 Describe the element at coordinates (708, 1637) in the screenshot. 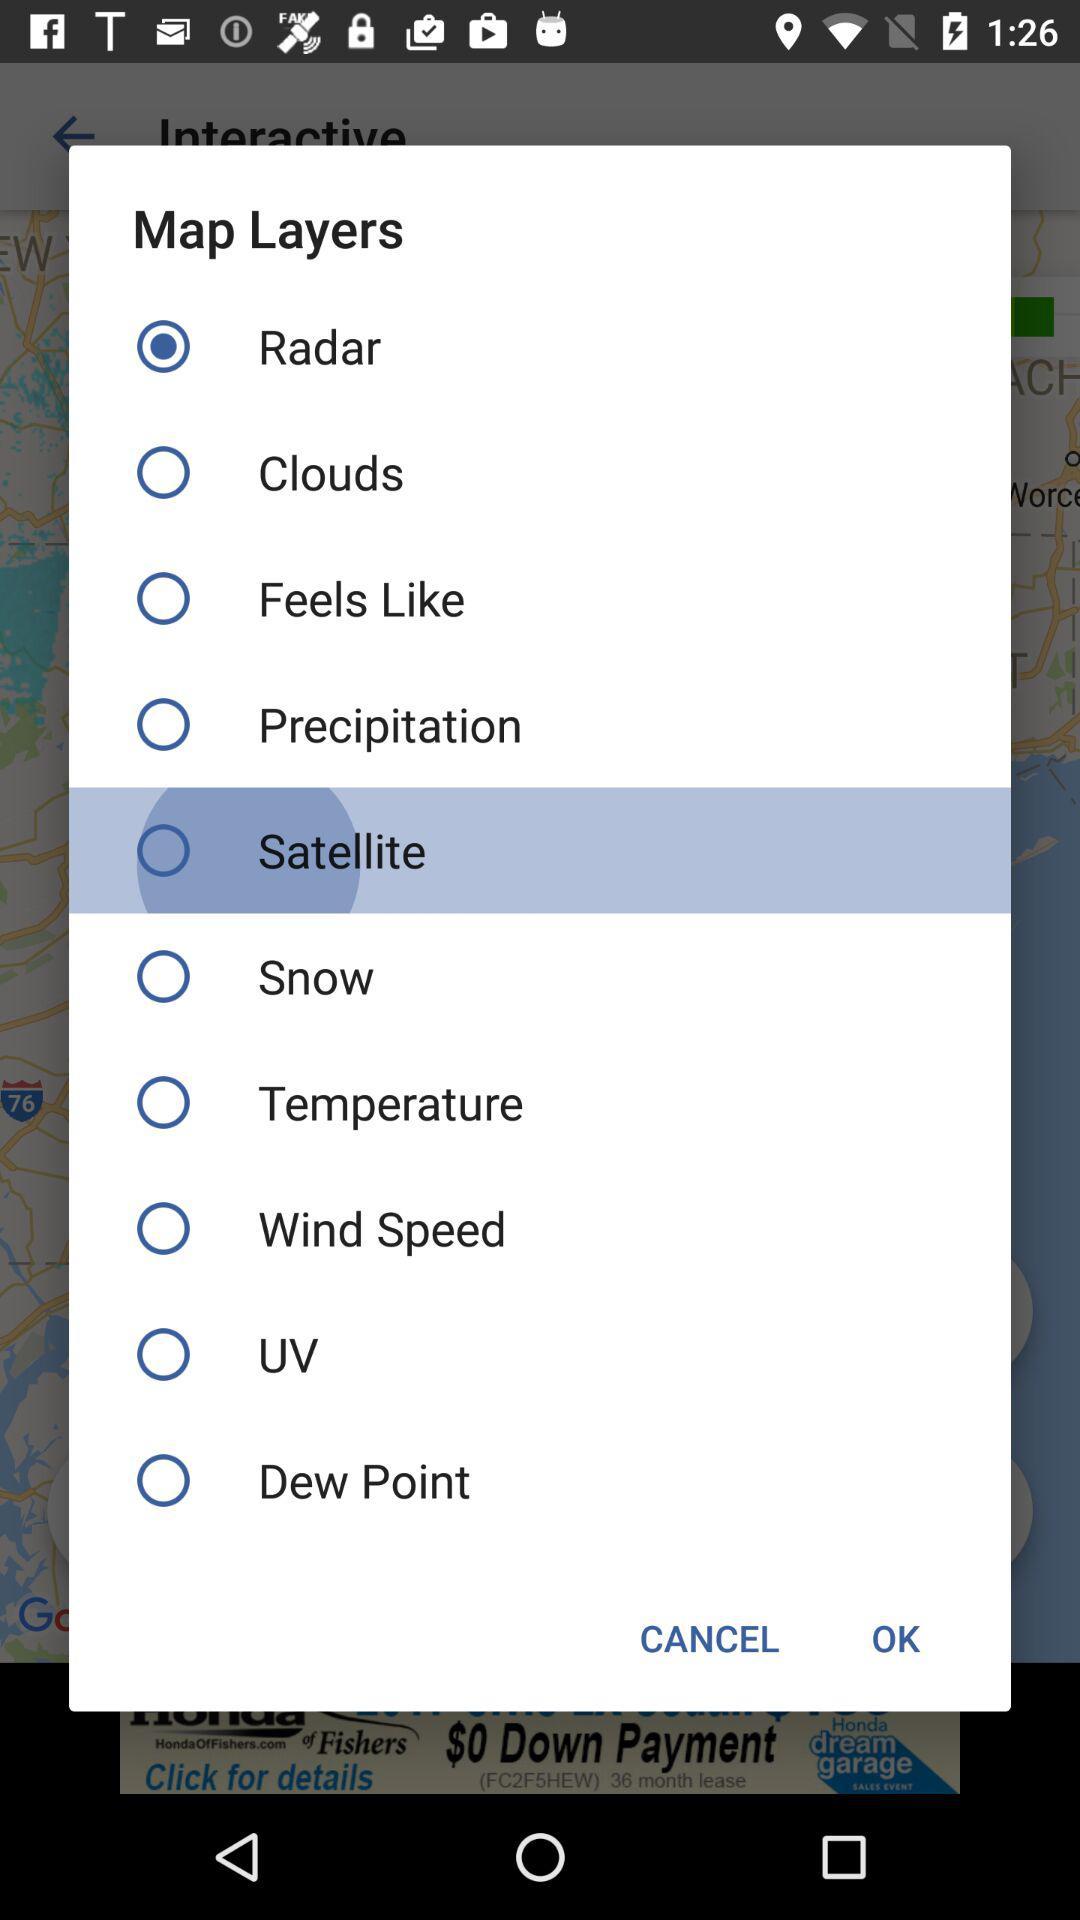

I see `item next to the ok` at that location.